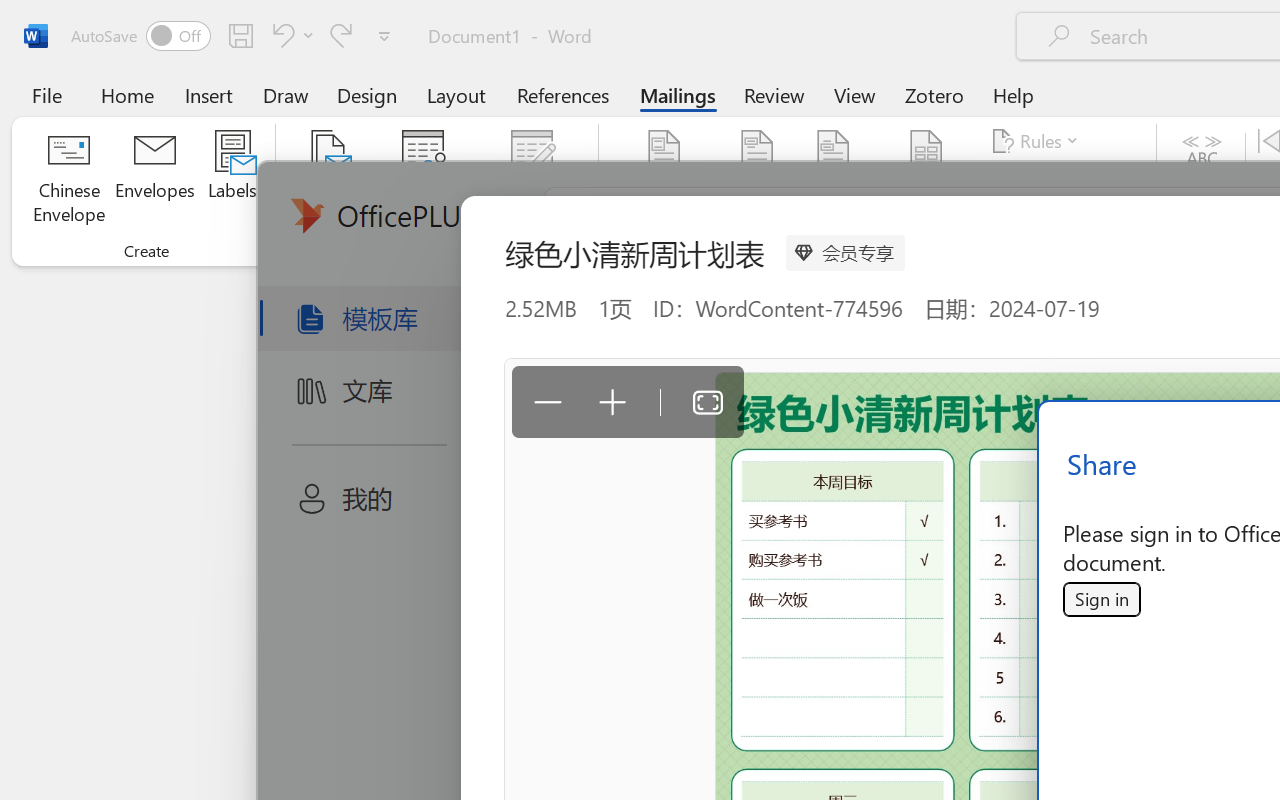 The height and width of the screenshot is (800, 1280). What do you see at coordinates (756, 179) in the screenshot?
I see `'Address Block...'` at bounding box center [756, 179].